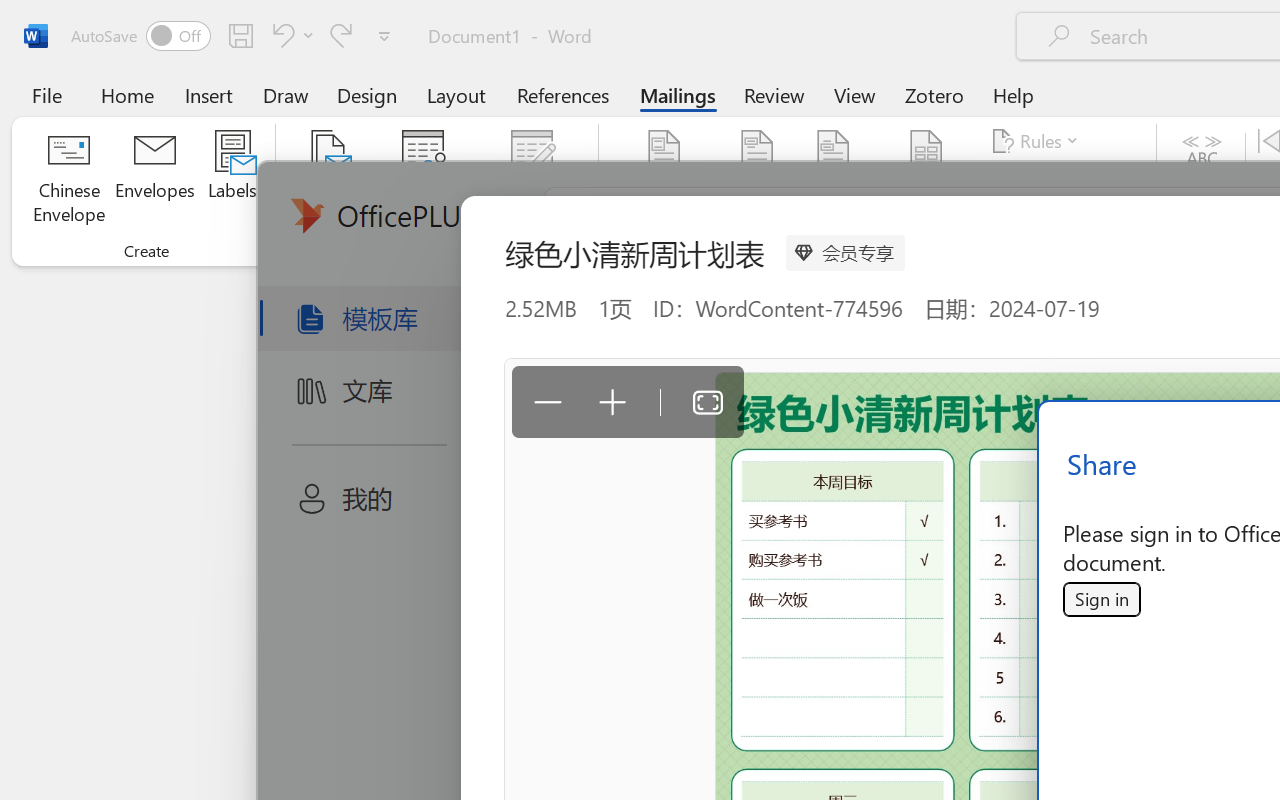 The height and width of the screenshot is (800, 1280). What do you see at coordinates (756, 179) in the screenshot?
I see `'Address Block...'` at bounding box center [756, 179].